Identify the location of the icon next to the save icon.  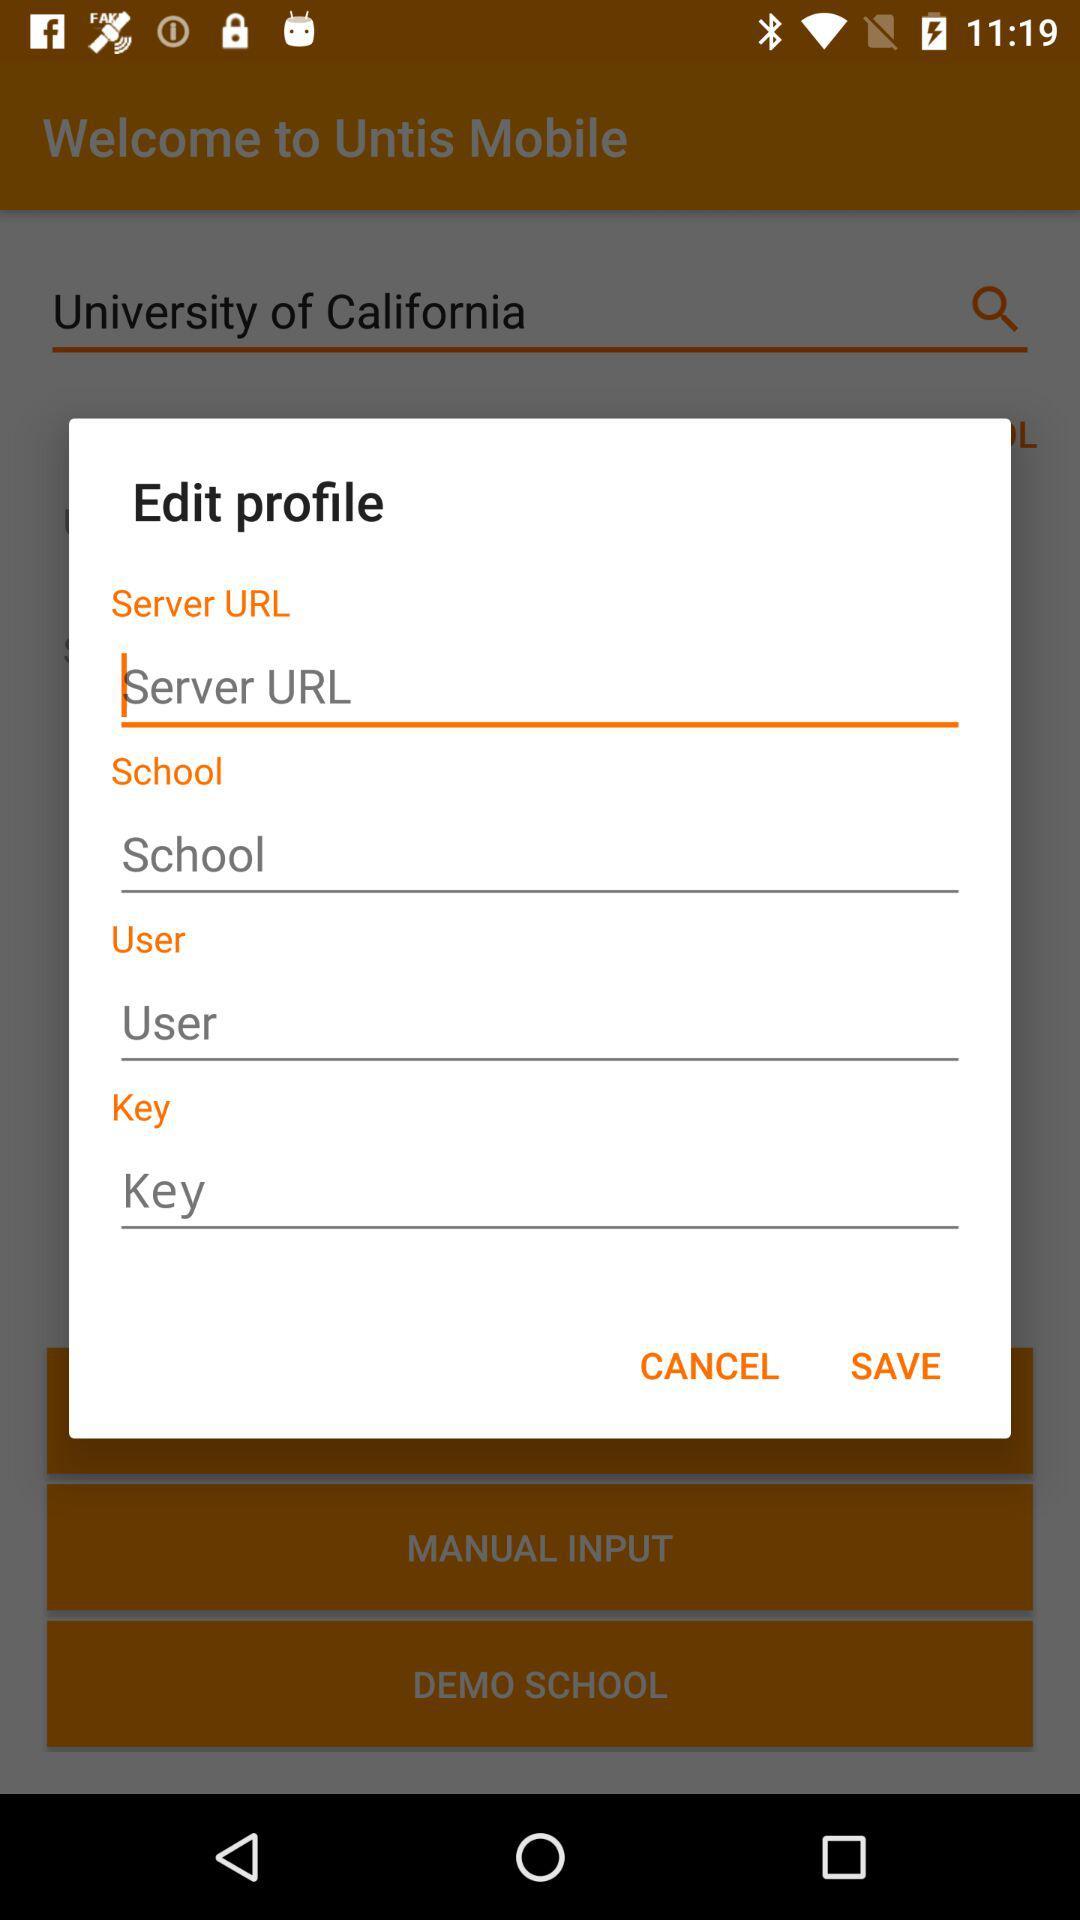
(708, 1363).